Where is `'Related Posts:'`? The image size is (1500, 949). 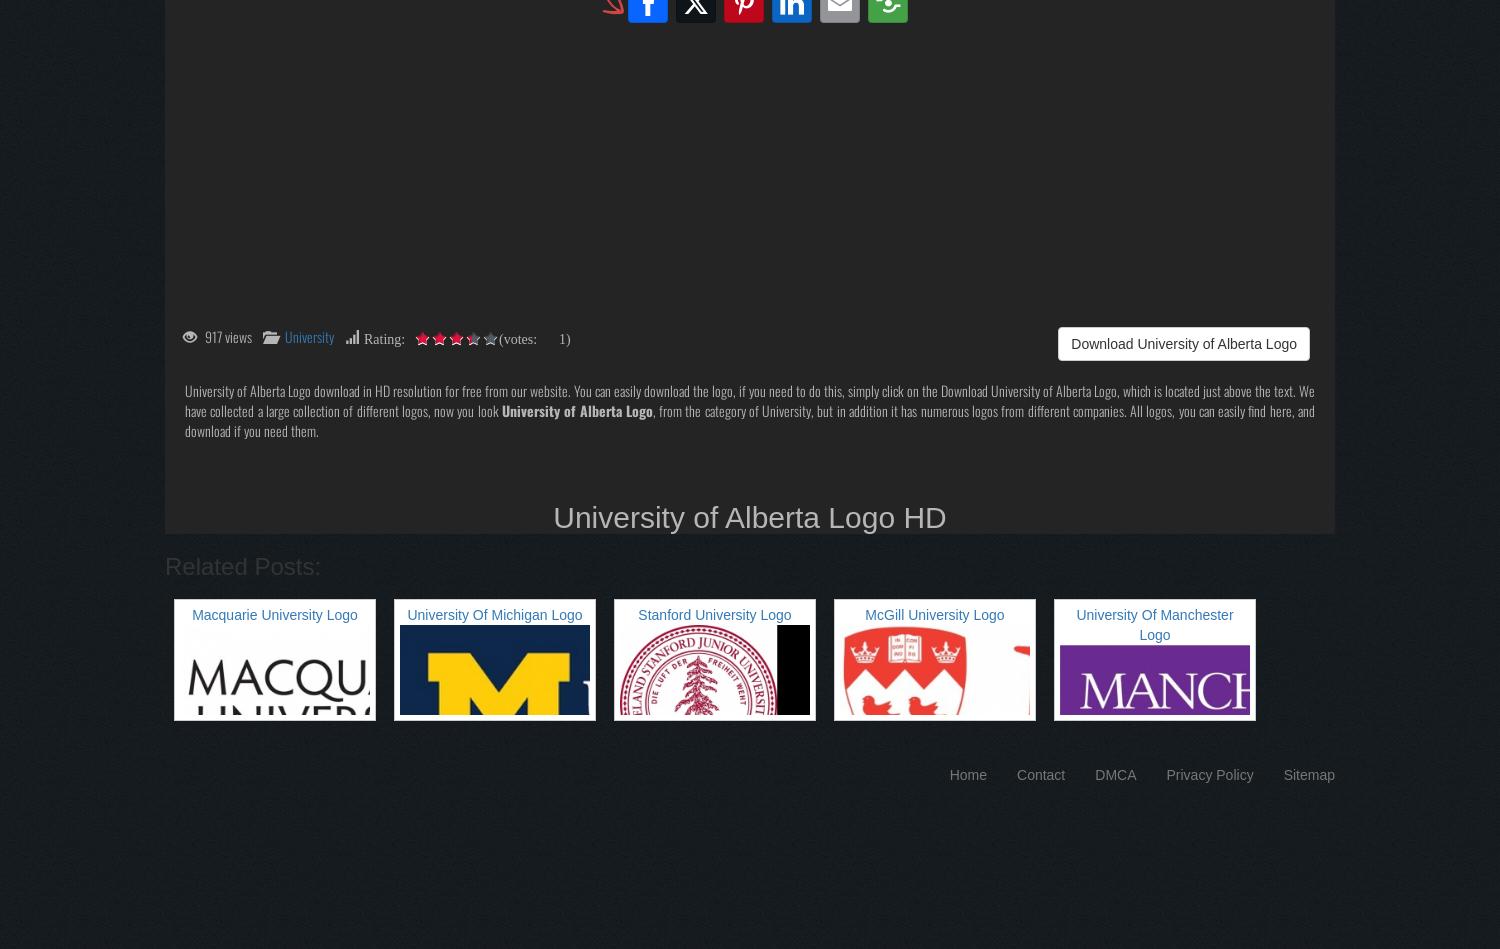
'Related Posts:' is located at coordinates (242, 564).